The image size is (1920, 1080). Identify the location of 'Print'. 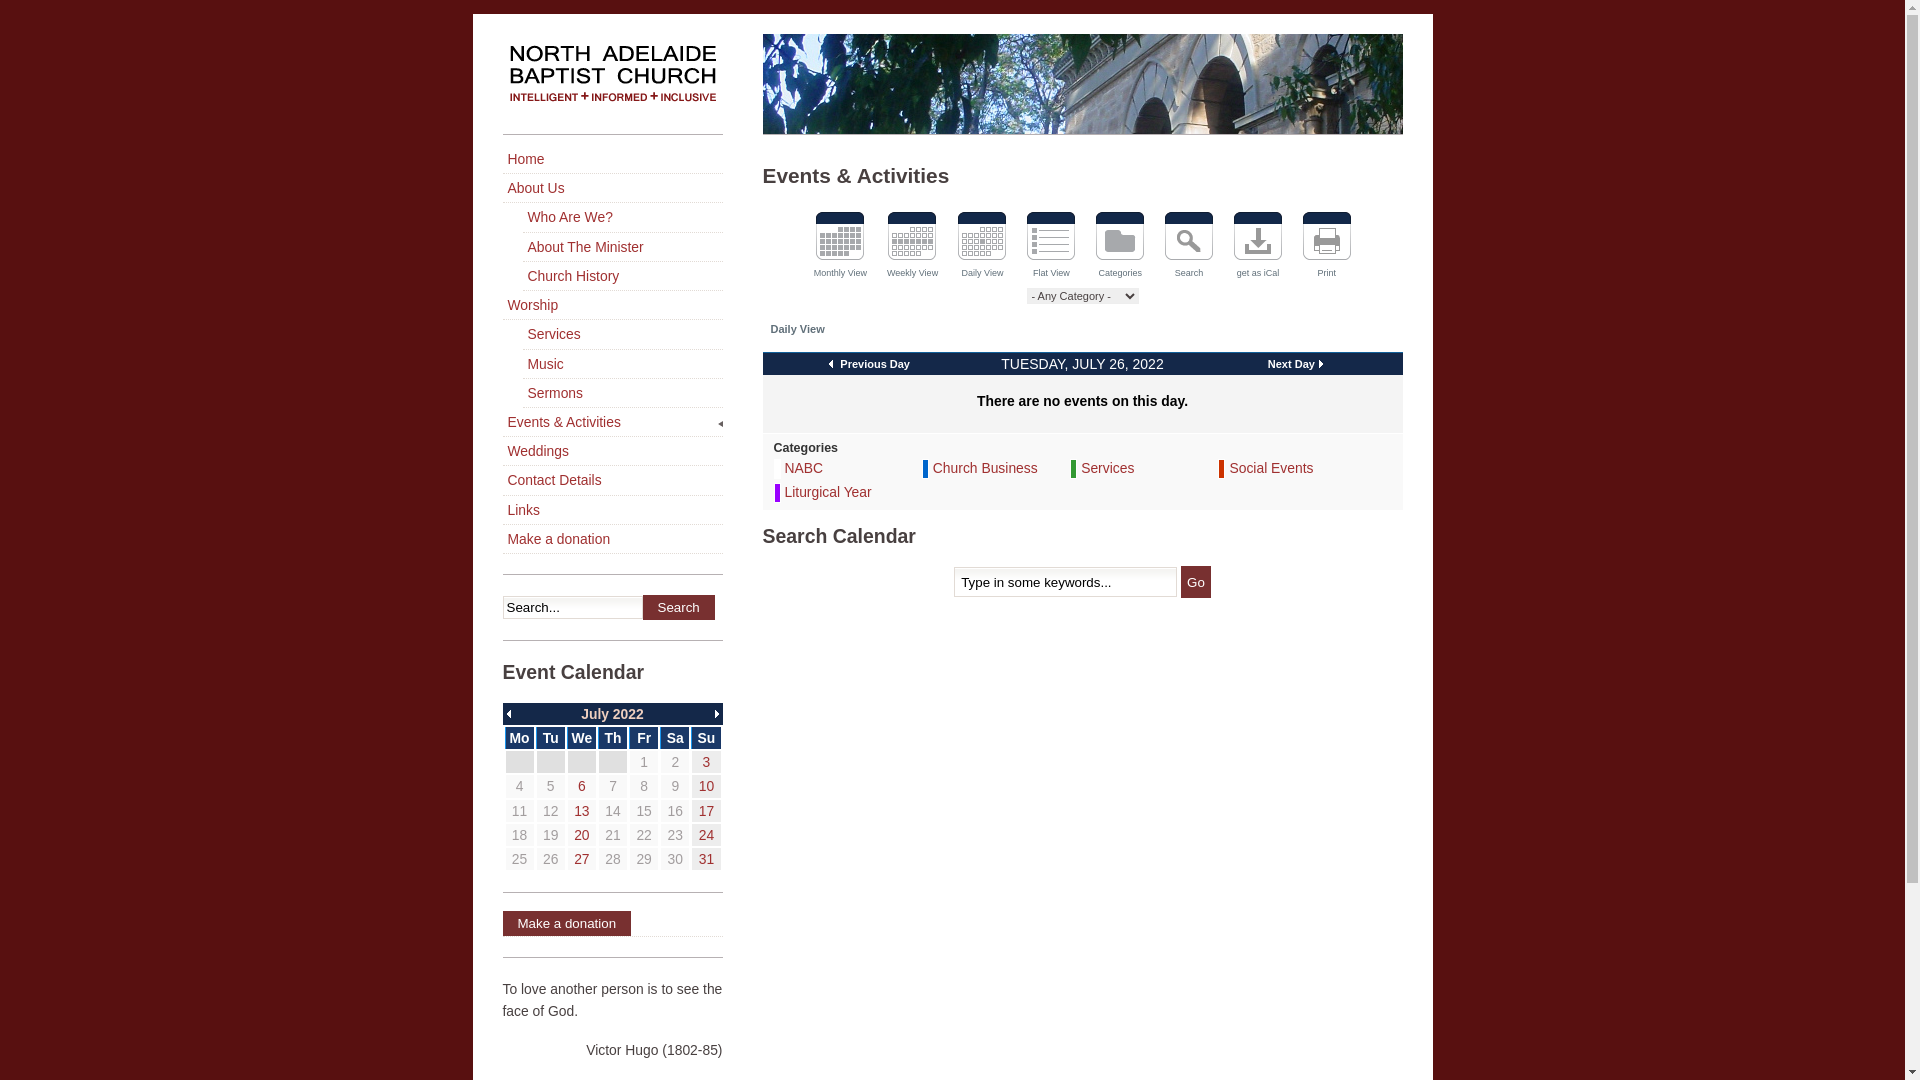
(1301, 246).